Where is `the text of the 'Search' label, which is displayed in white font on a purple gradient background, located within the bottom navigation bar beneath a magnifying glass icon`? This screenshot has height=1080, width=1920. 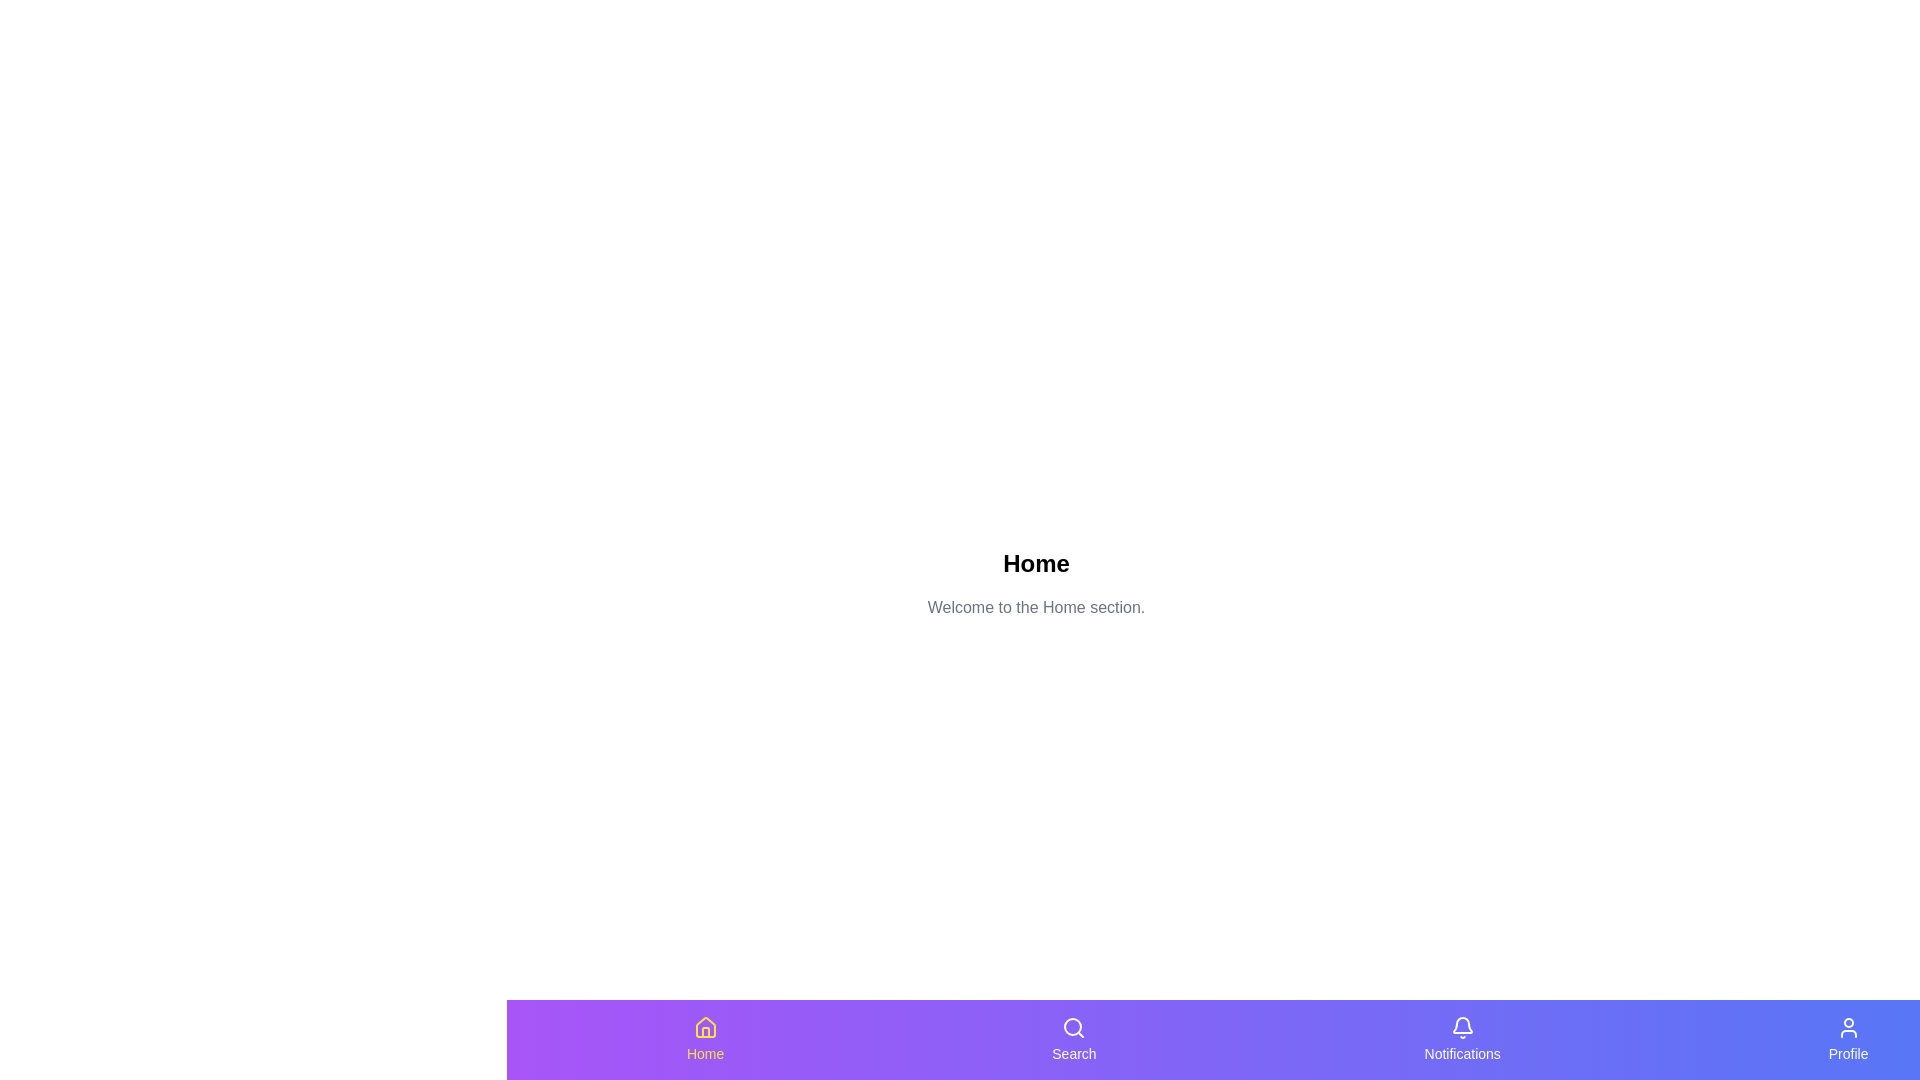 the text of the 'Search' label, which is displayed in white font on a purple gradient background, located within the bottom navigation bar beneath a magnifying glass icon is located at coordinates (1073, 1052).